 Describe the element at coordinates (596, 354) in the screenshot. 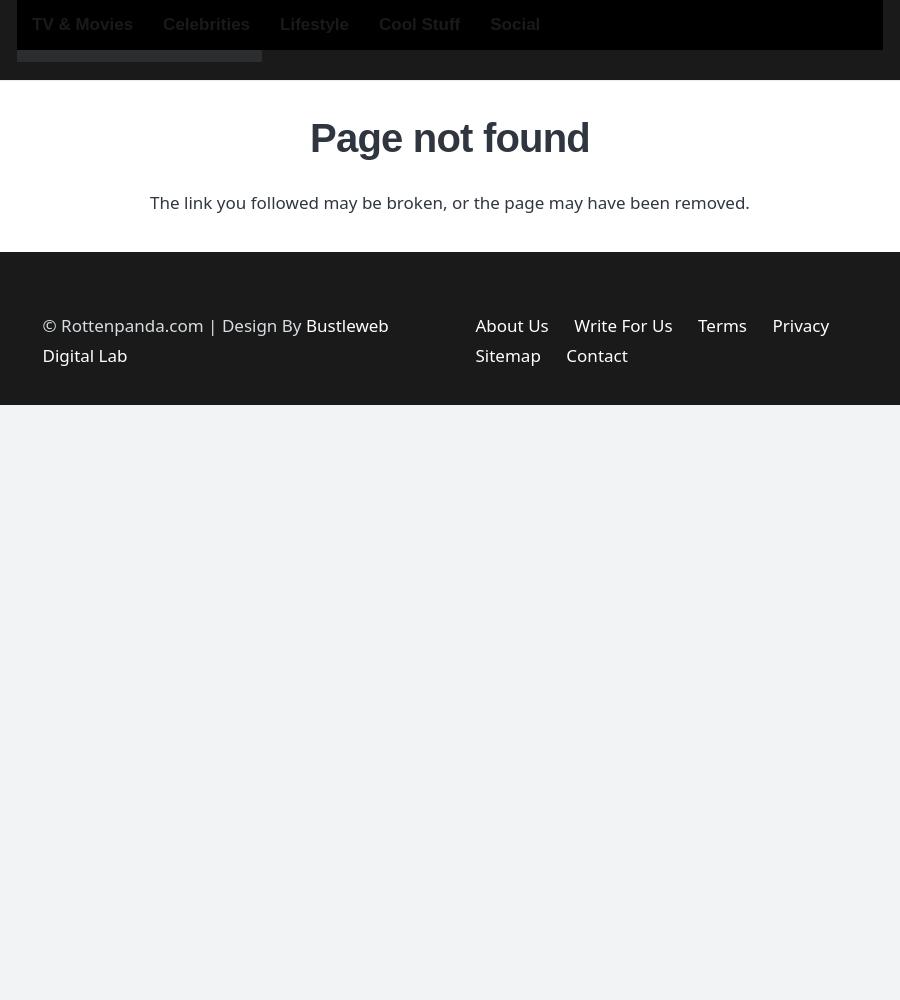

I see `'Contact'` at that location.